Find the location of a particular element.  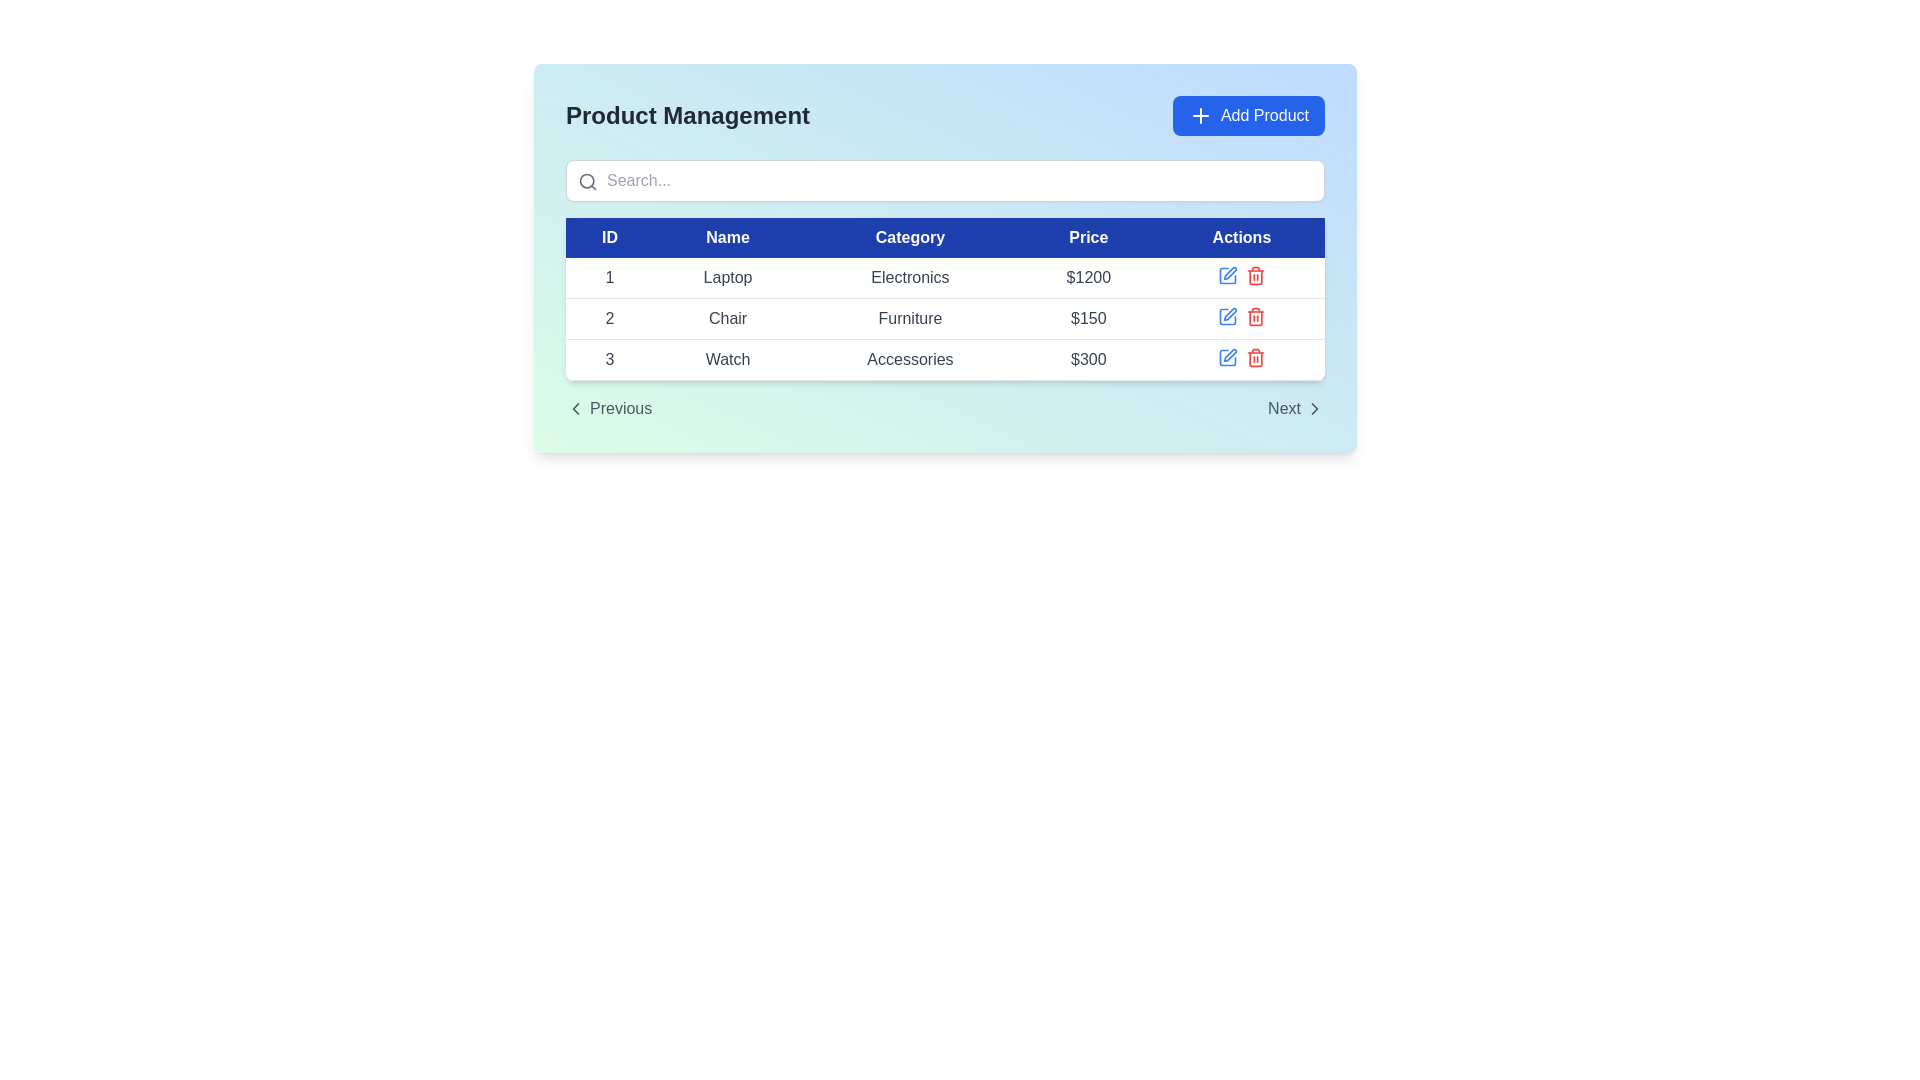

the 'Electronics' text label in the 'Category' column of the table, which is located in the row for 'Laptop' is located at coordinates (909, 278).